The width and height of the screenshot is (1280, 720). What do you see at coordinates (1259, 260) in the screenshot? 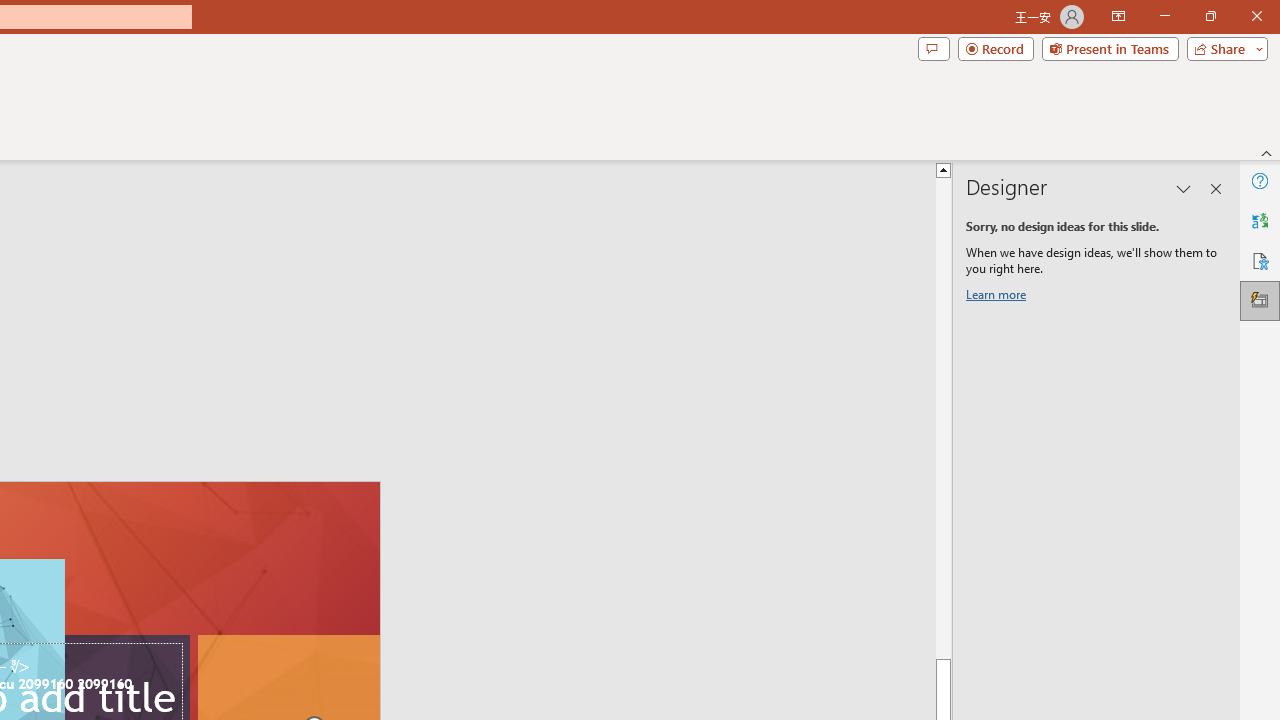
I see `'Accessibility'` at bounding box center [1259, 260].